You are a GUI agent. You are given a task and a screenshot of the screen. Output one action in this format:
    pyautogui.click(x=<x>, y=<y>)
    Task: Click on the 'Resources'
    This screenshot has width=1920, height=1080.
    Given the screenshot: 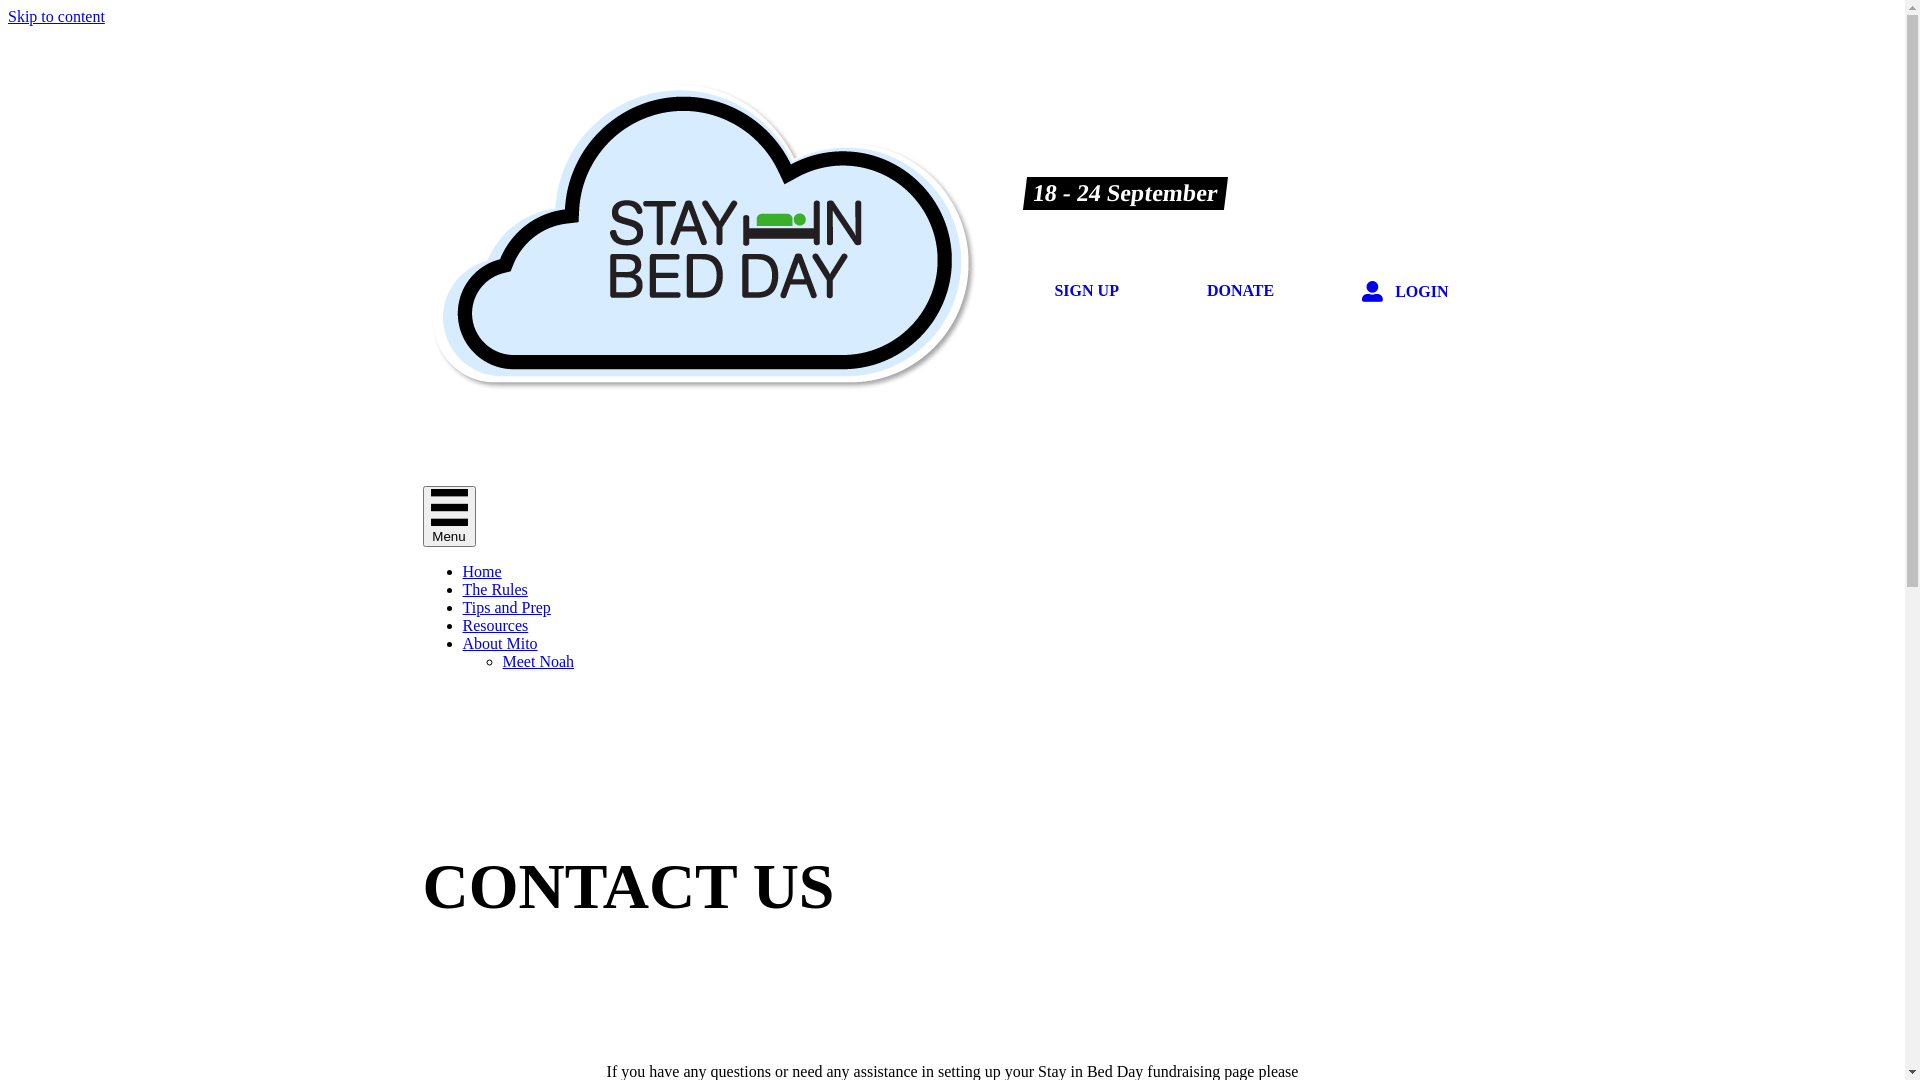 What is the action you would take?
    pyautogui.click(x=494, y=624)
    